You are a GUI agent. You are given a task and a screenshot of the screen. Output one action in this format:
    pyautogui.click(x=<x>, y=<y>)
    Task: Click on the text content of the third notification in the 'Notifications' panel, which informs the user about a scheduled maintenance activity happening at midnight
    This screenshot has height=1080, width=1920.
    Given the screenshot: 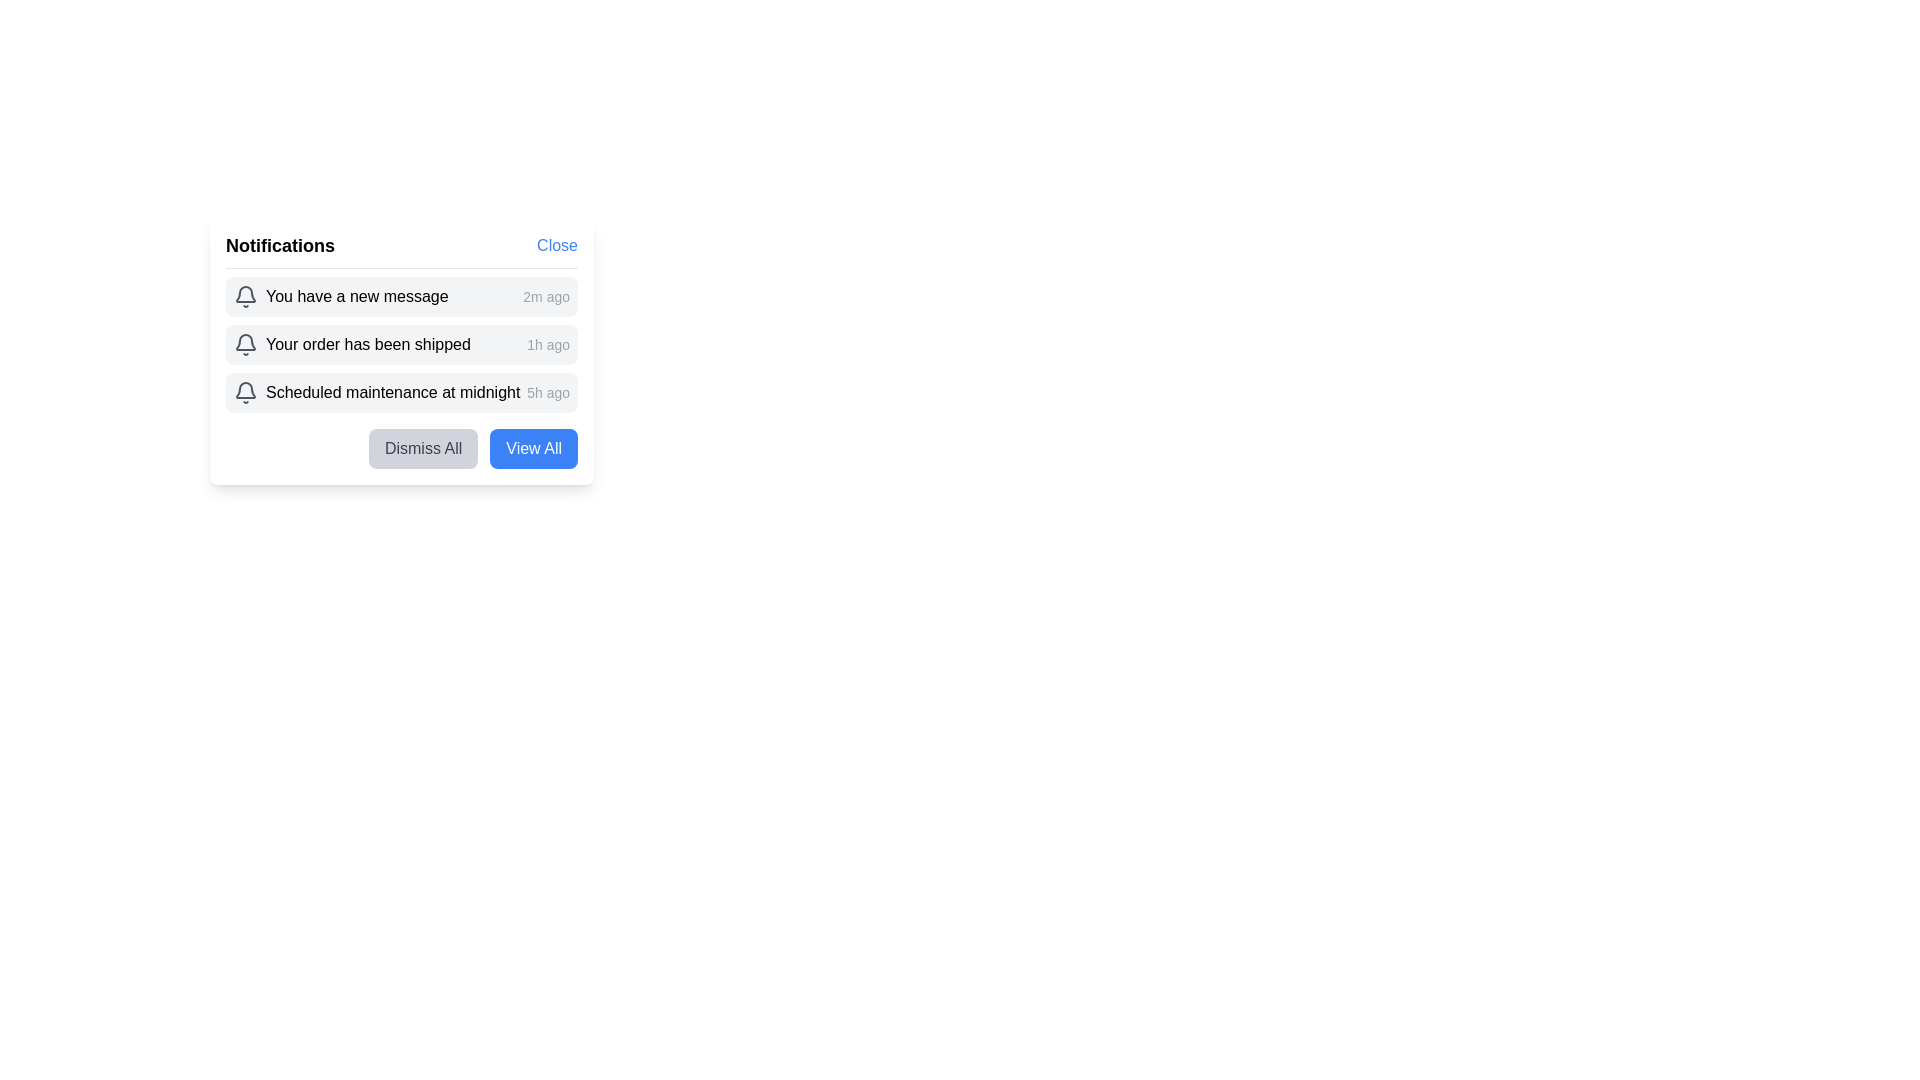 What is the action you would take?
    pyautogui.click(x=377, y=393)
    